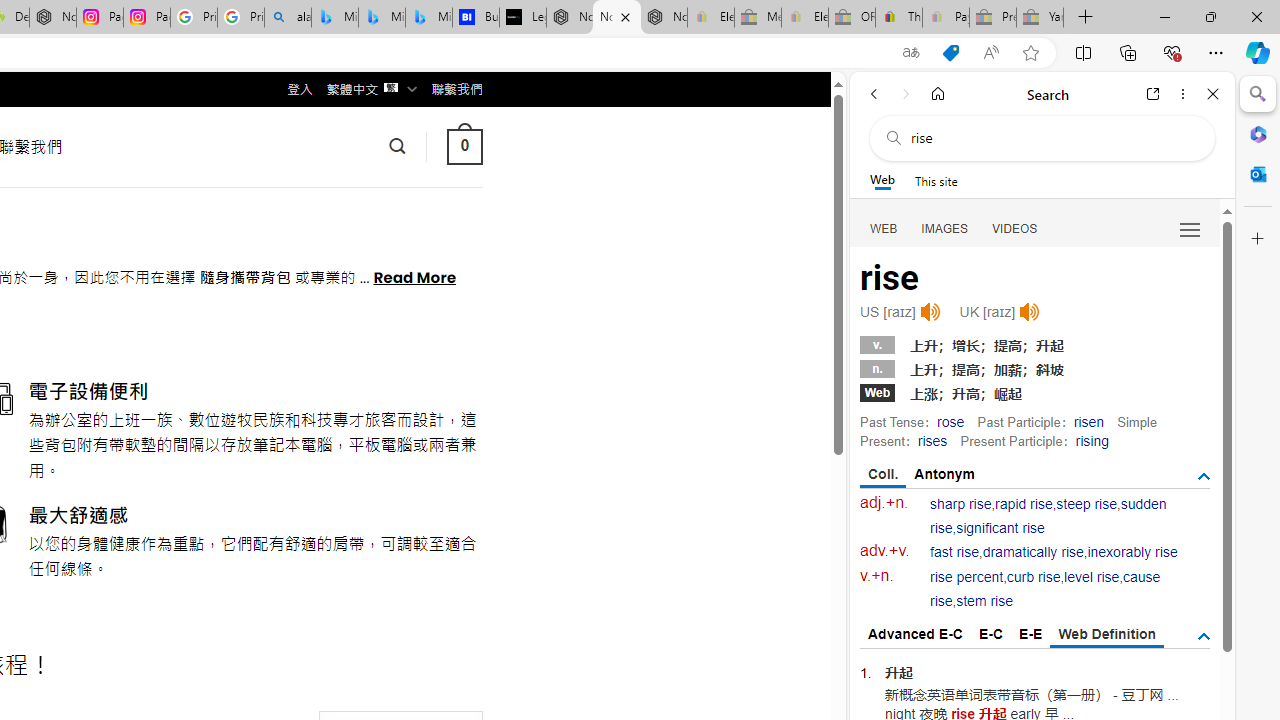 This screenshot has width=1280, height=720. What do you see at coordinates (413, 276) in the screenshot?
I see `'Read More'` at bounding box center [413, 276].